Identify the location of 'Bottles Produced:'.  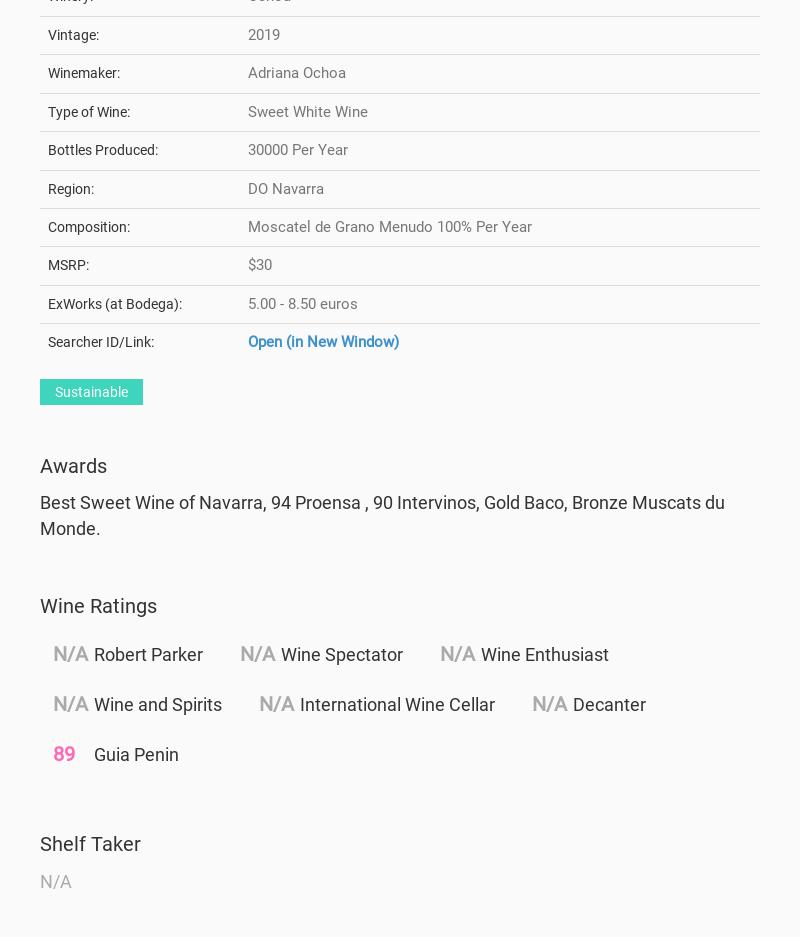
(102, 149).